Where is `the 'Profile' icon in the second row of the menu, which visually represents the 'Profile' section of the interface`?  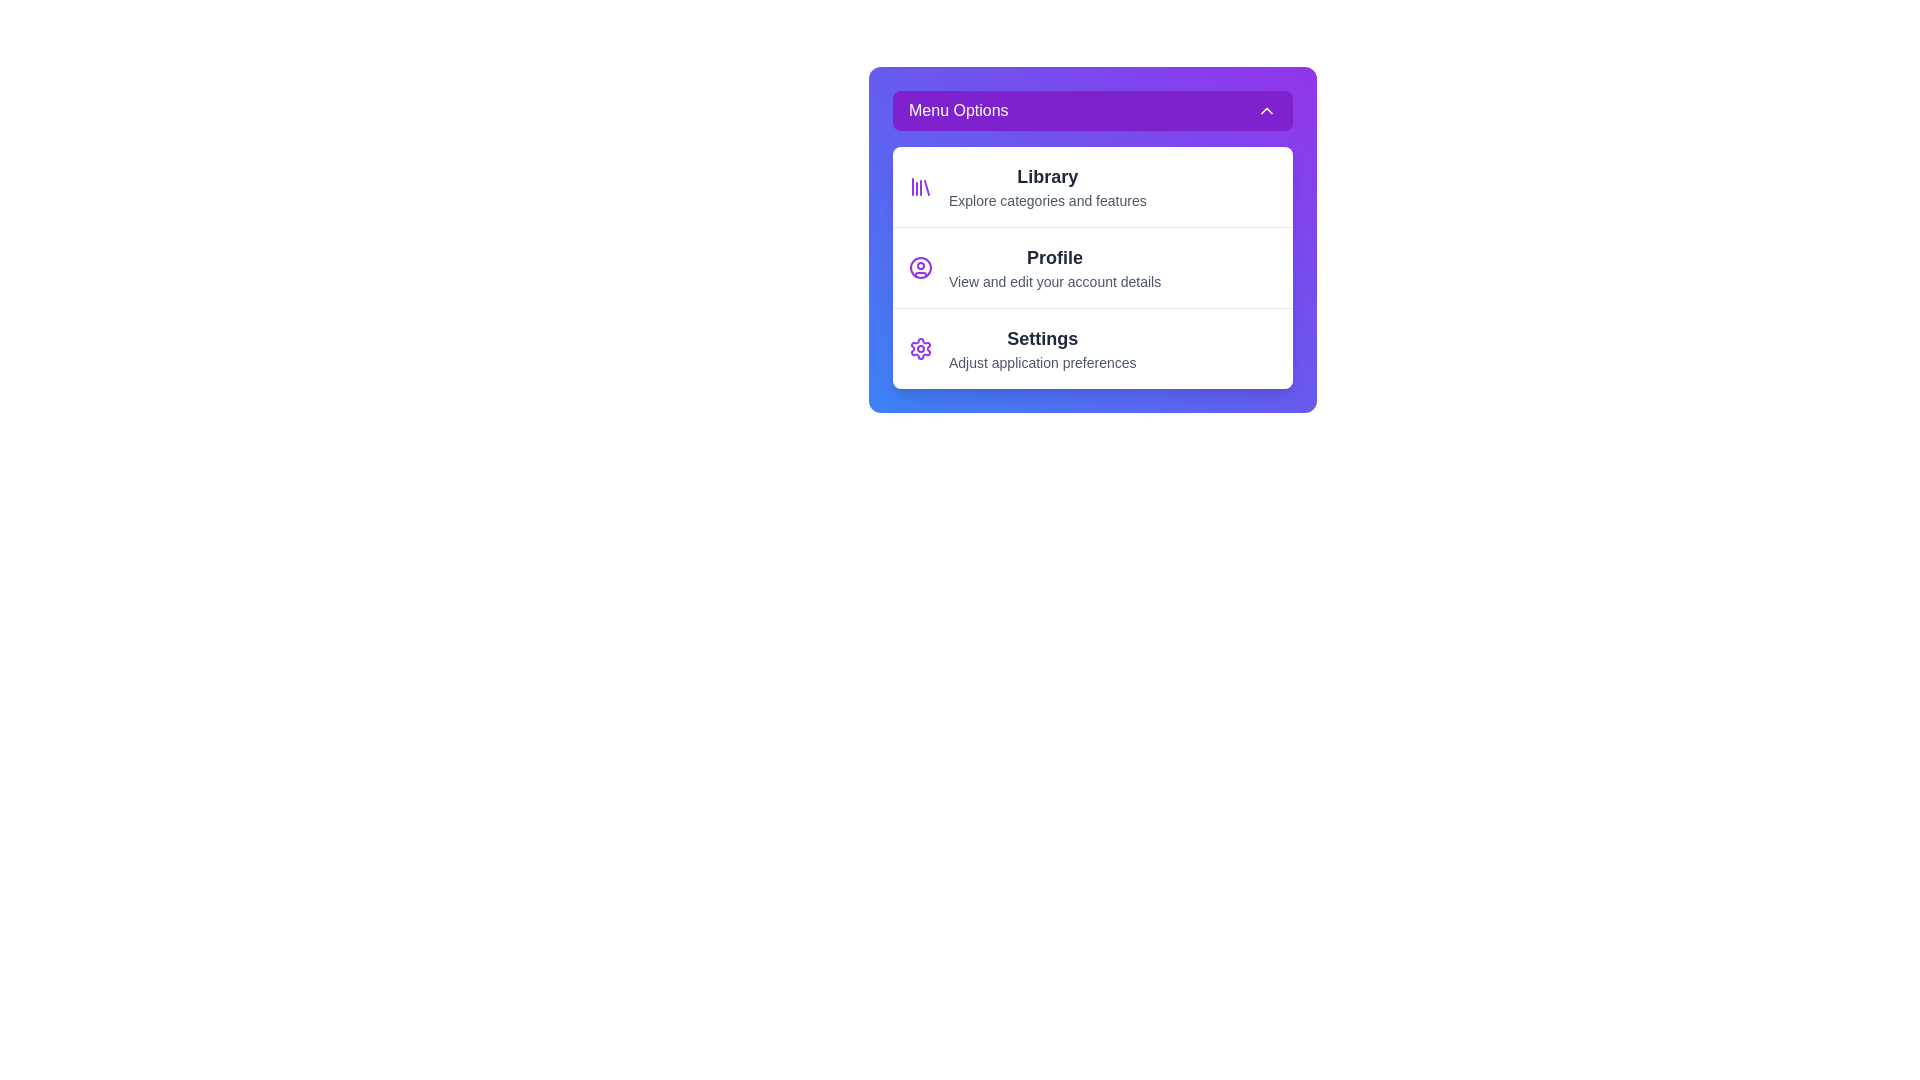 the 'Profile' icon in the second row of the menu, which visually represents the 'Profile' section of the interface is located at coordinates (920, 266).